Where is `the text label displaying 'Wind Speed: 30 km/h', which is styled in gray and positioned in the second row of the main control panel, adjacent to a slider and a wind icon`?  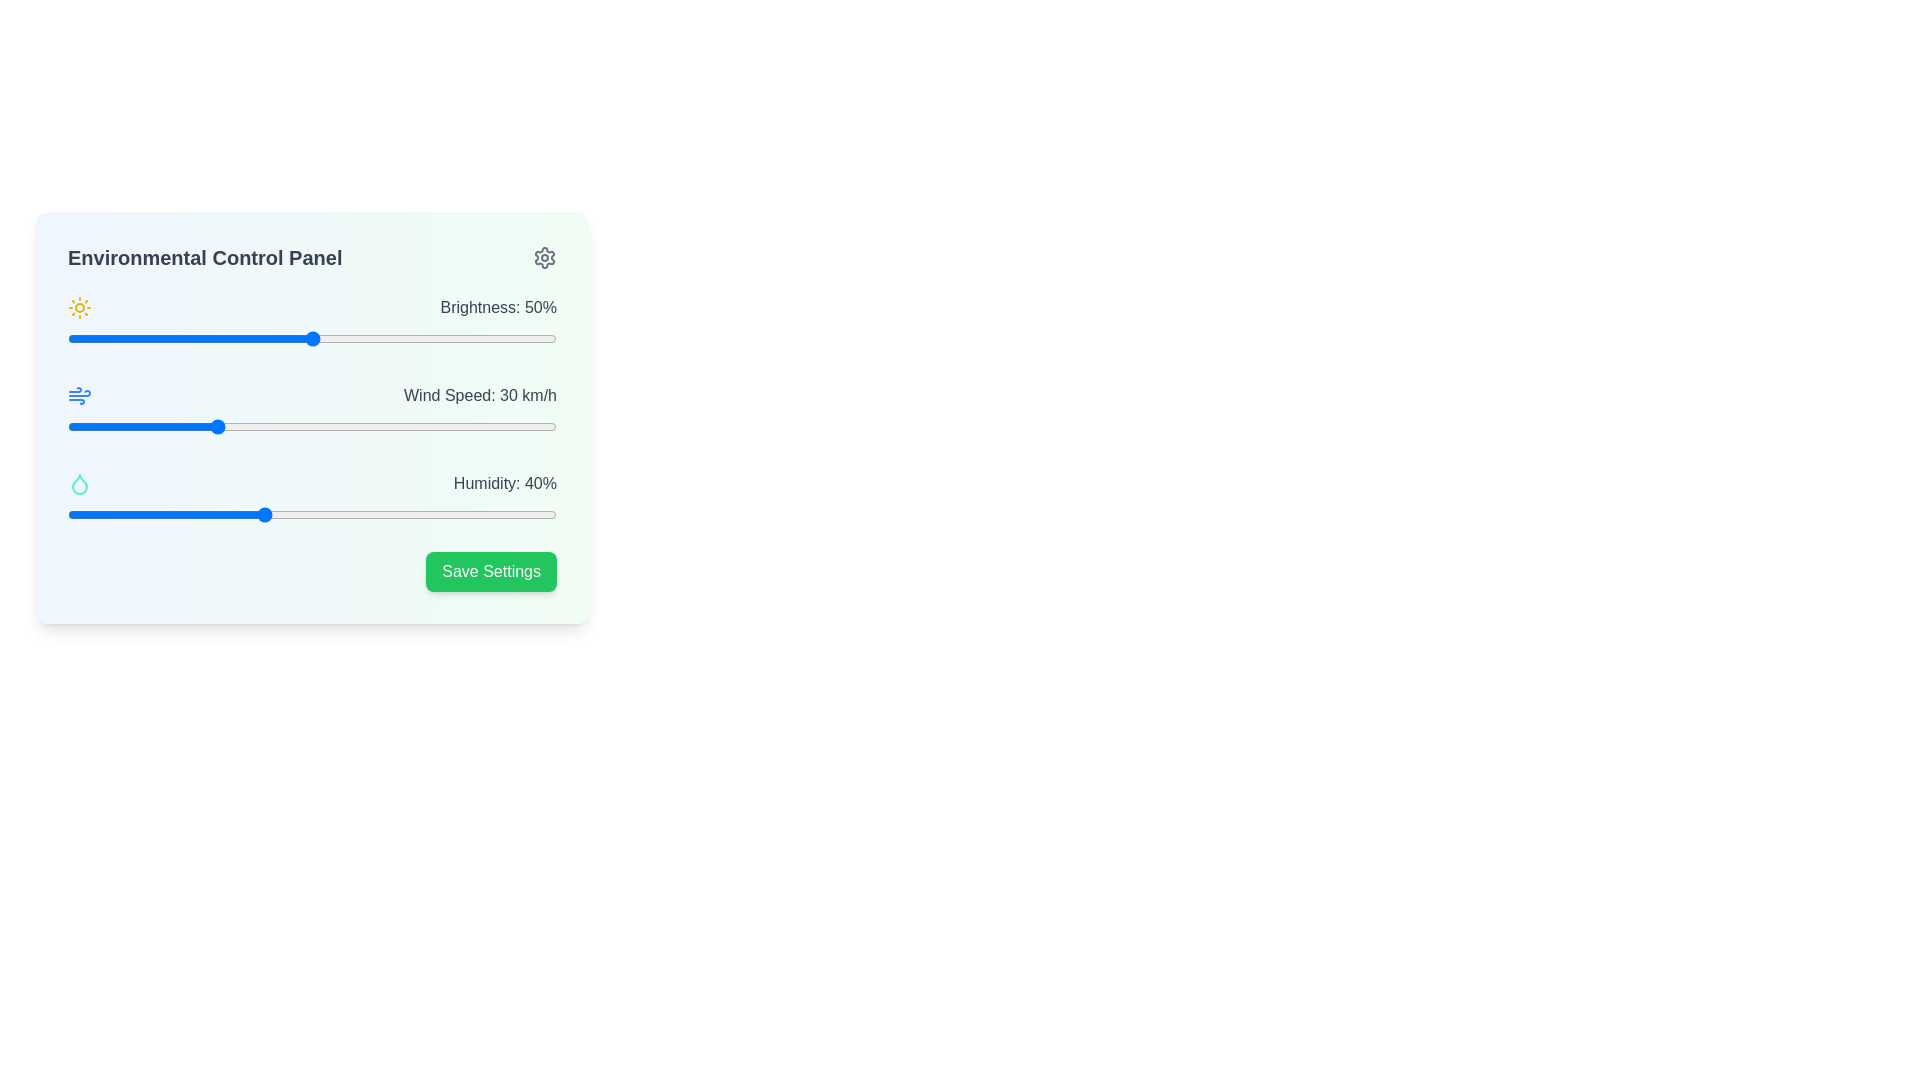 the text label displaying 'Wind Speed: 30 km/h', which is styled in gray and positioned in the second row of the main control panel, adjacent to a slider and a wind icon is located at coordinates (480, 396).